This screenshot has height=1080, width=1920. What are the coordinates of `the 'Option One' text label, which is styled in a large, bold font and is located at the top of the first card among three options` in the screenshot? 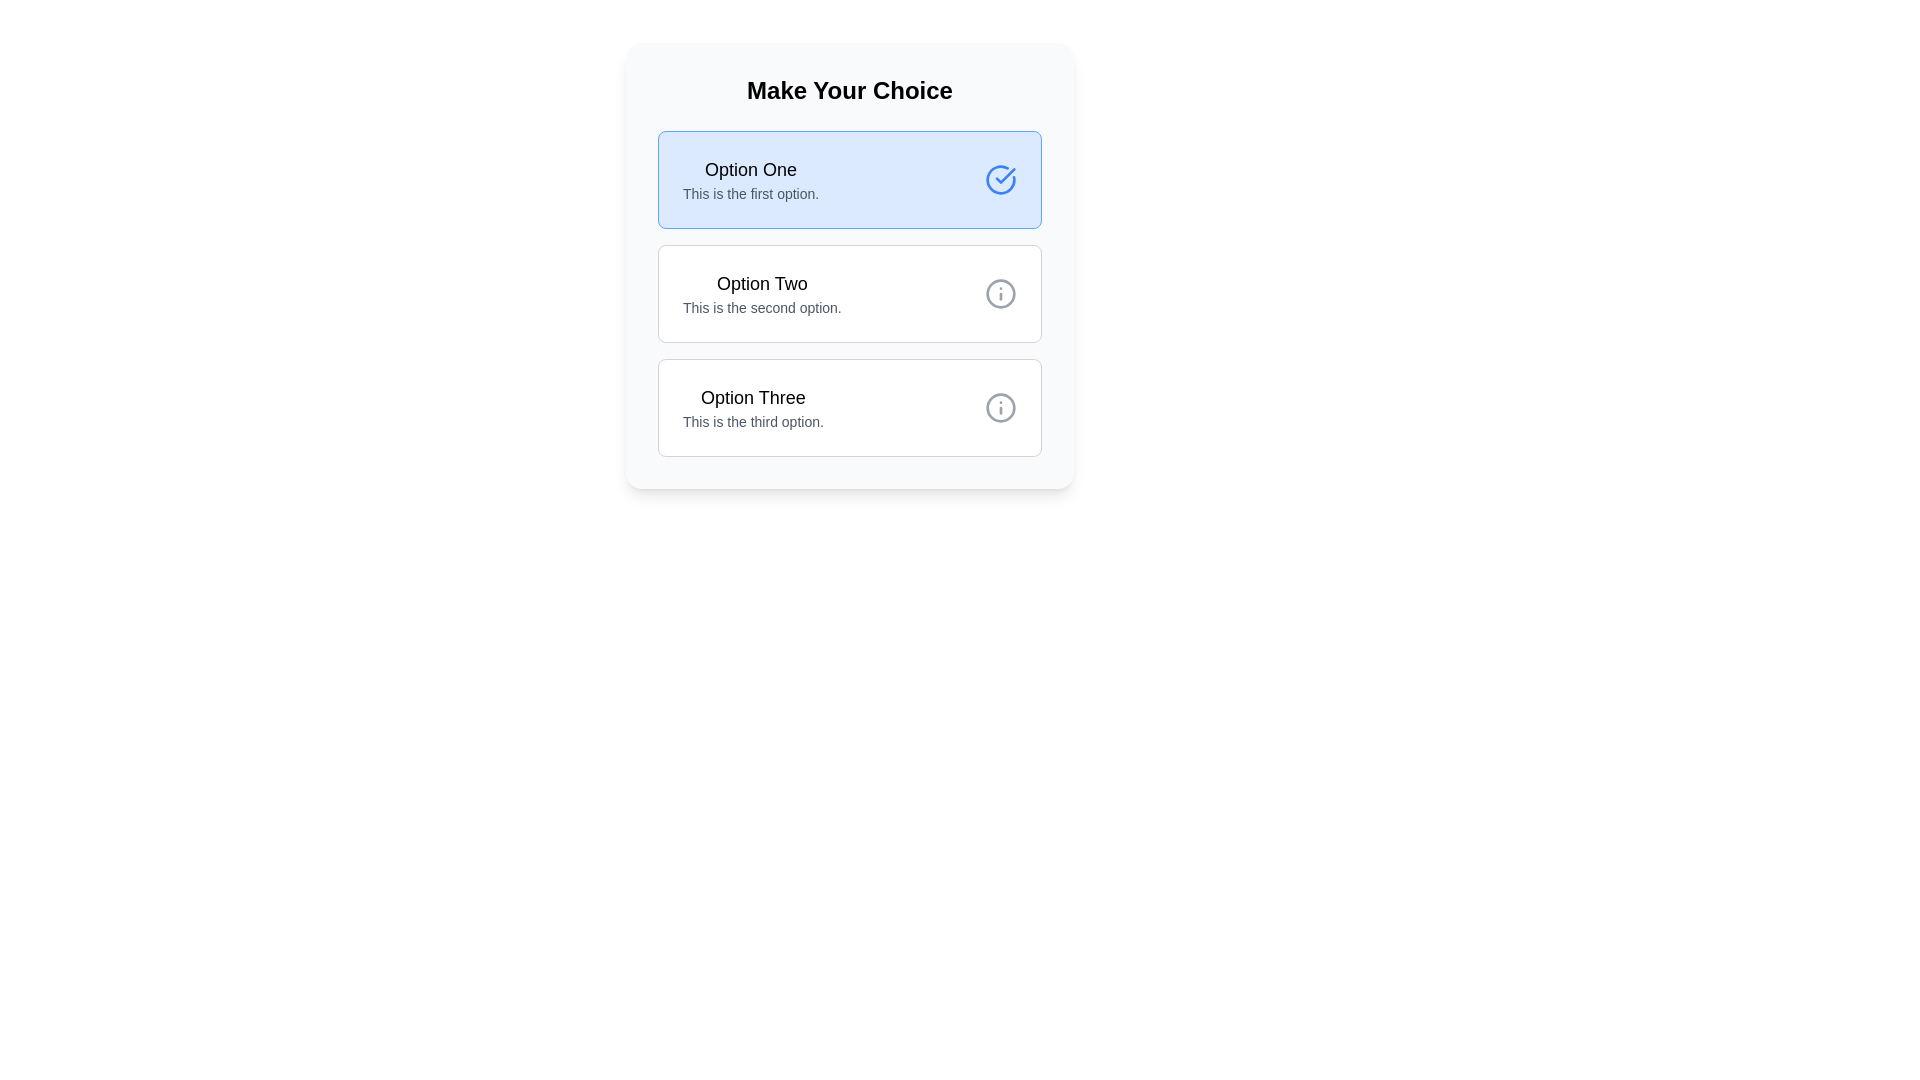 It's located at (750, 168).